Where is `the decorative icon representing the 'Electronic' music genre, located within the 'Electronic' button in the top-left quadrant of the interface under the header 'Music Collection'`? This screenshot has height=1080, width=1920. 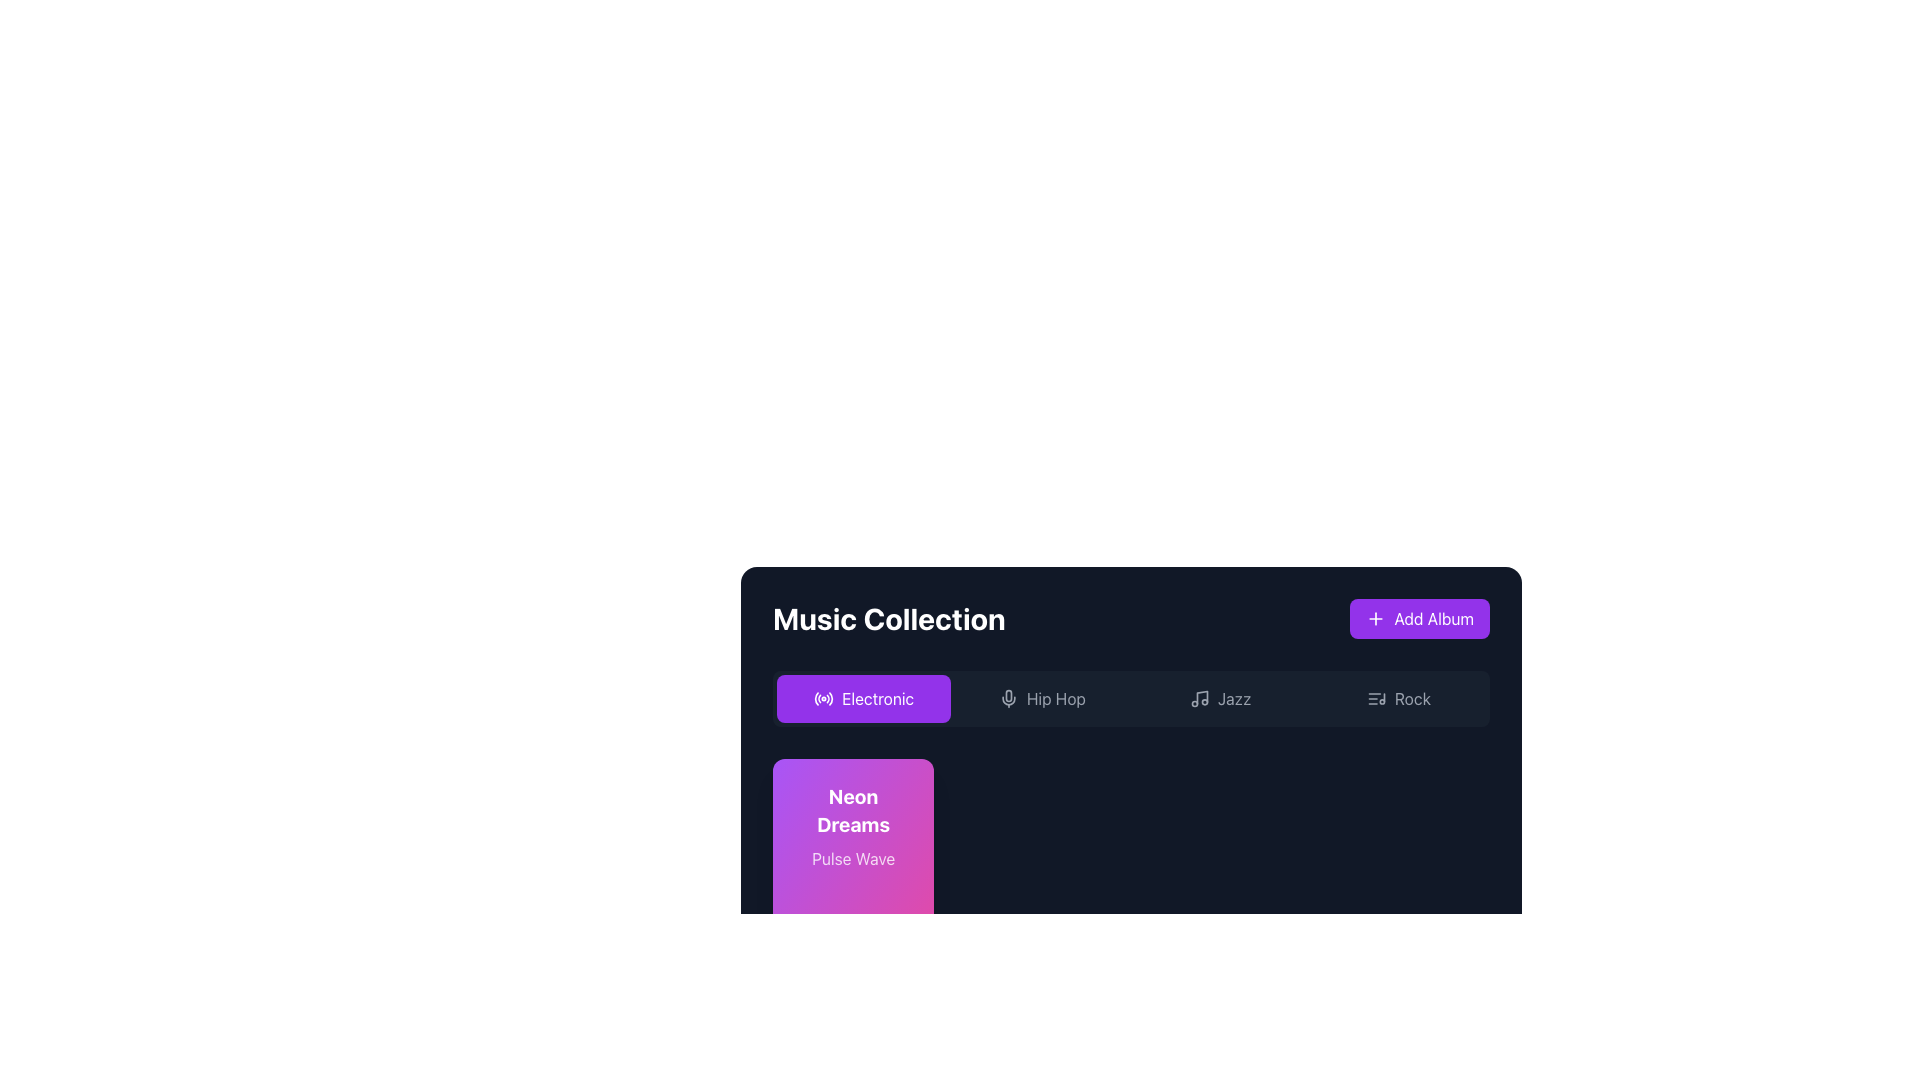 the decorative icon representing the 'Electronic' music genre, located within the 'Electronic' button in the top-left quadrant of the interface under the header 'Music Collection' is located at coordinates (824, 697).